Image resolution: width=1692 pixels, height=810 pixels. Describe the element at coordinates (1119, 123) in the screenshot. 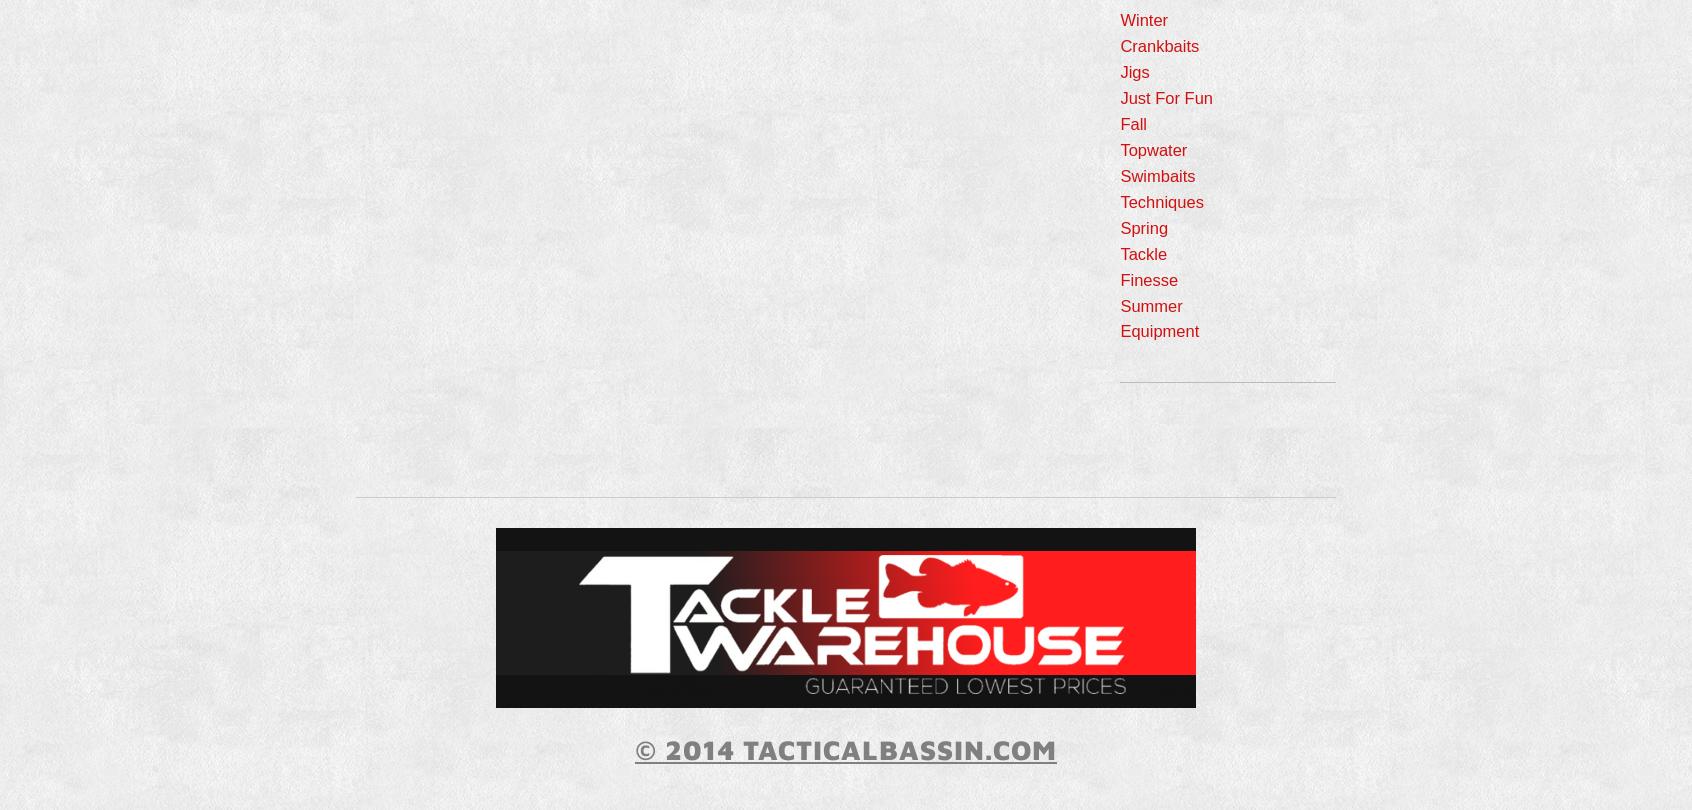

I see `'Fall'` at that location.